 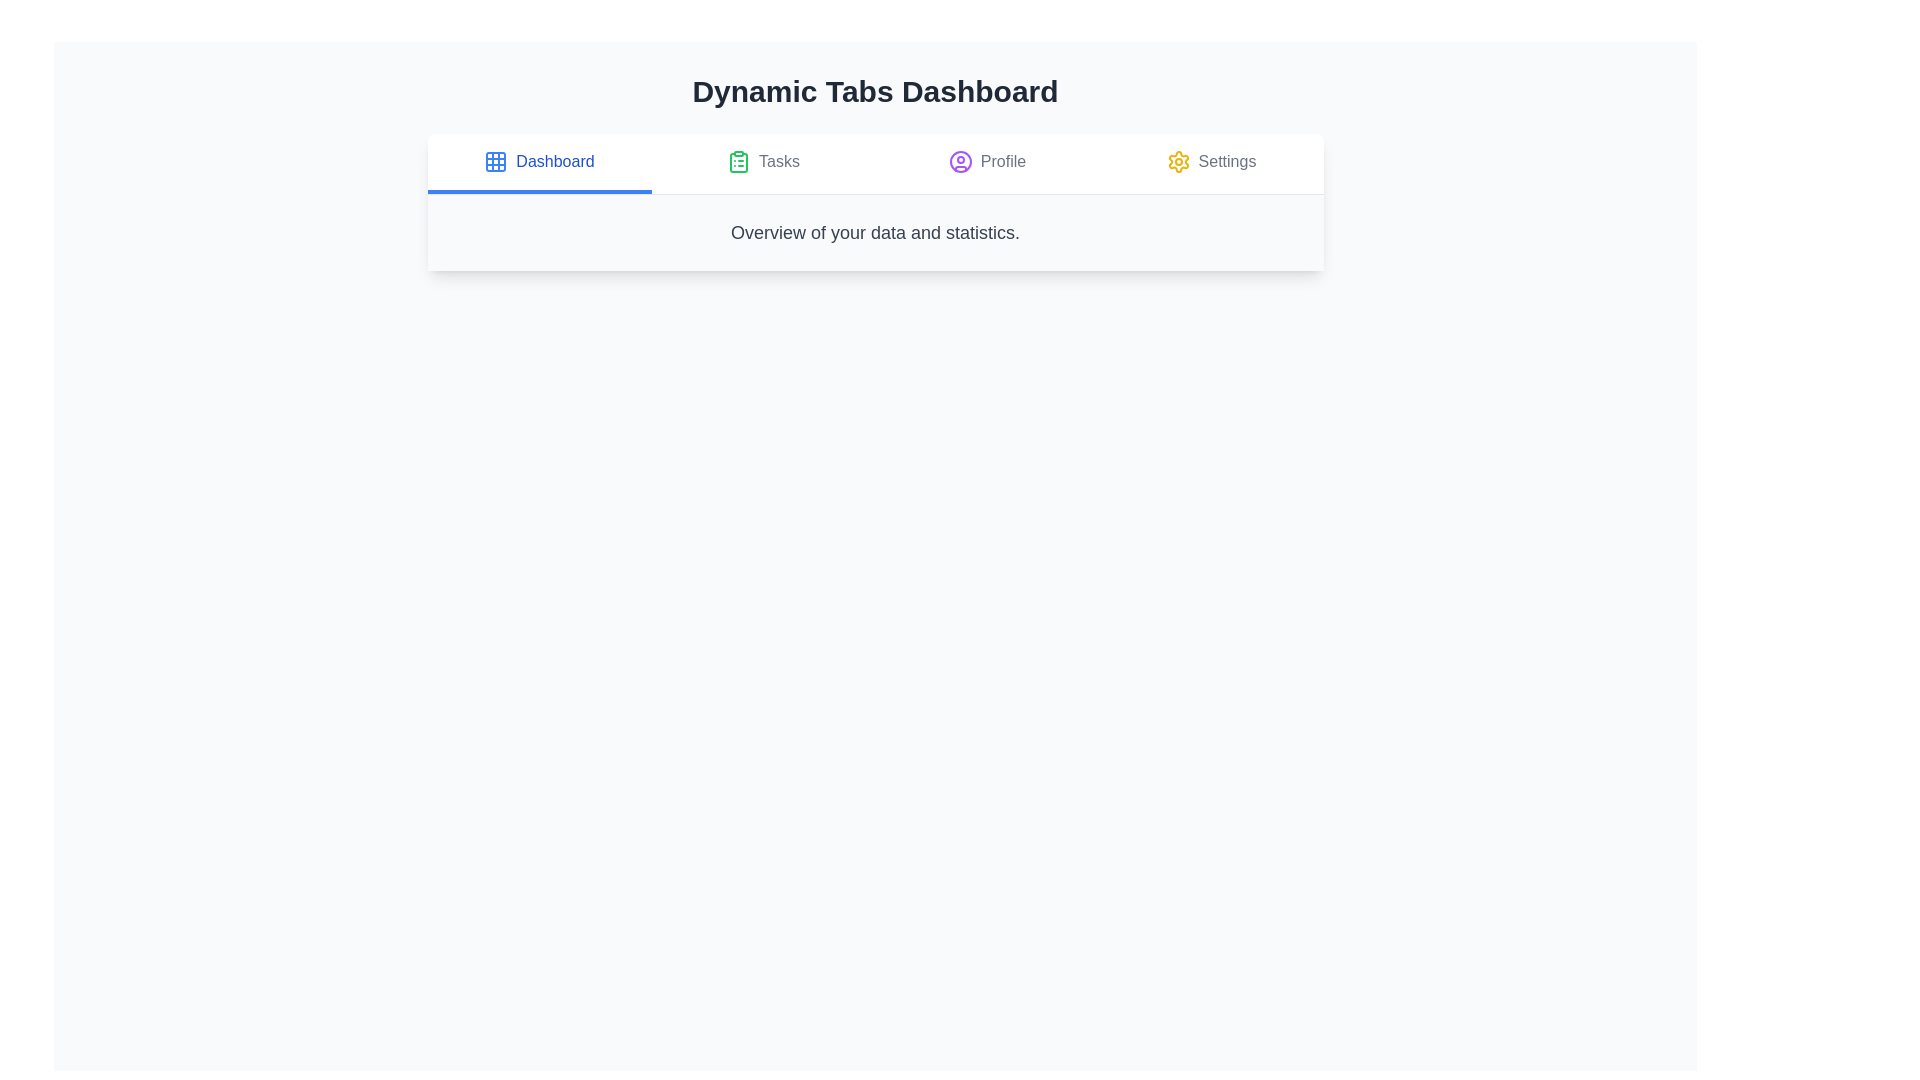 What do you see at coordinates (1226, 161) in the screenshot?
I see `the fourth text tab in the navigation bar` at bounding box center [1226, 161].